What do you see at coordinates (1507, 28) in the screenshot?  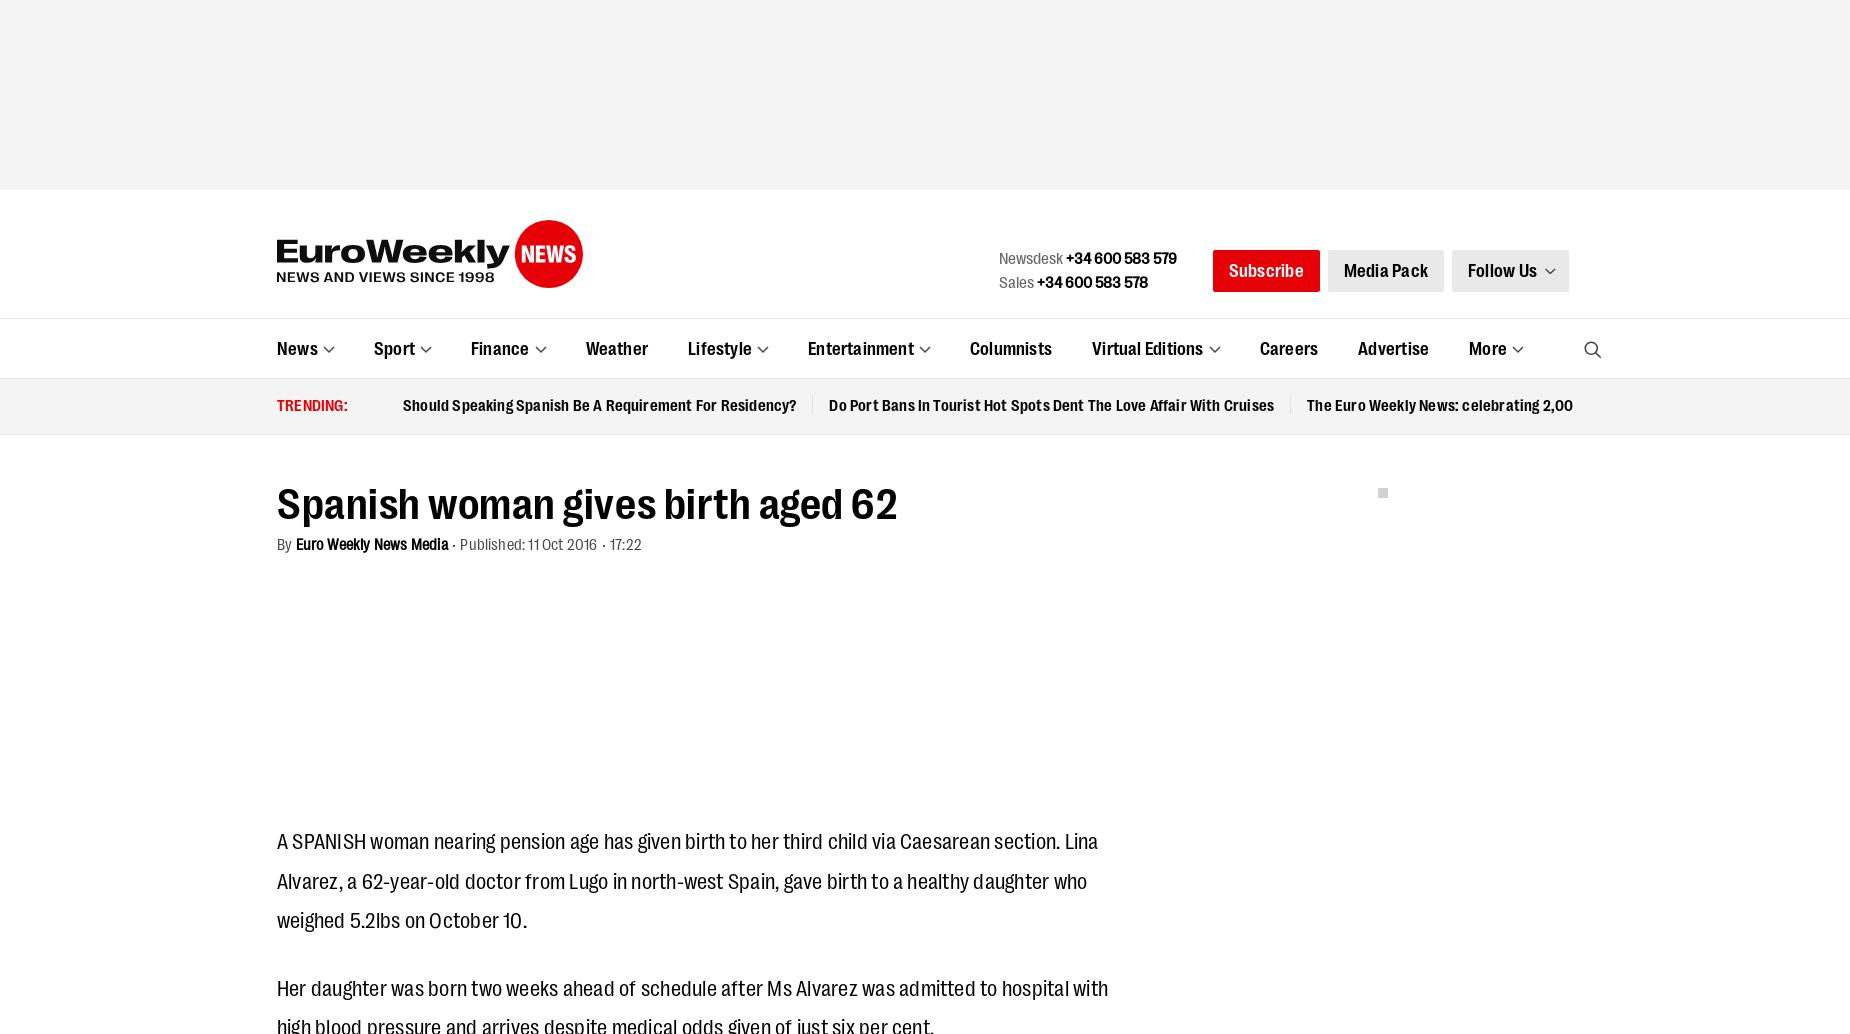 I see `'Close'` at bounding box center [1507, 28].